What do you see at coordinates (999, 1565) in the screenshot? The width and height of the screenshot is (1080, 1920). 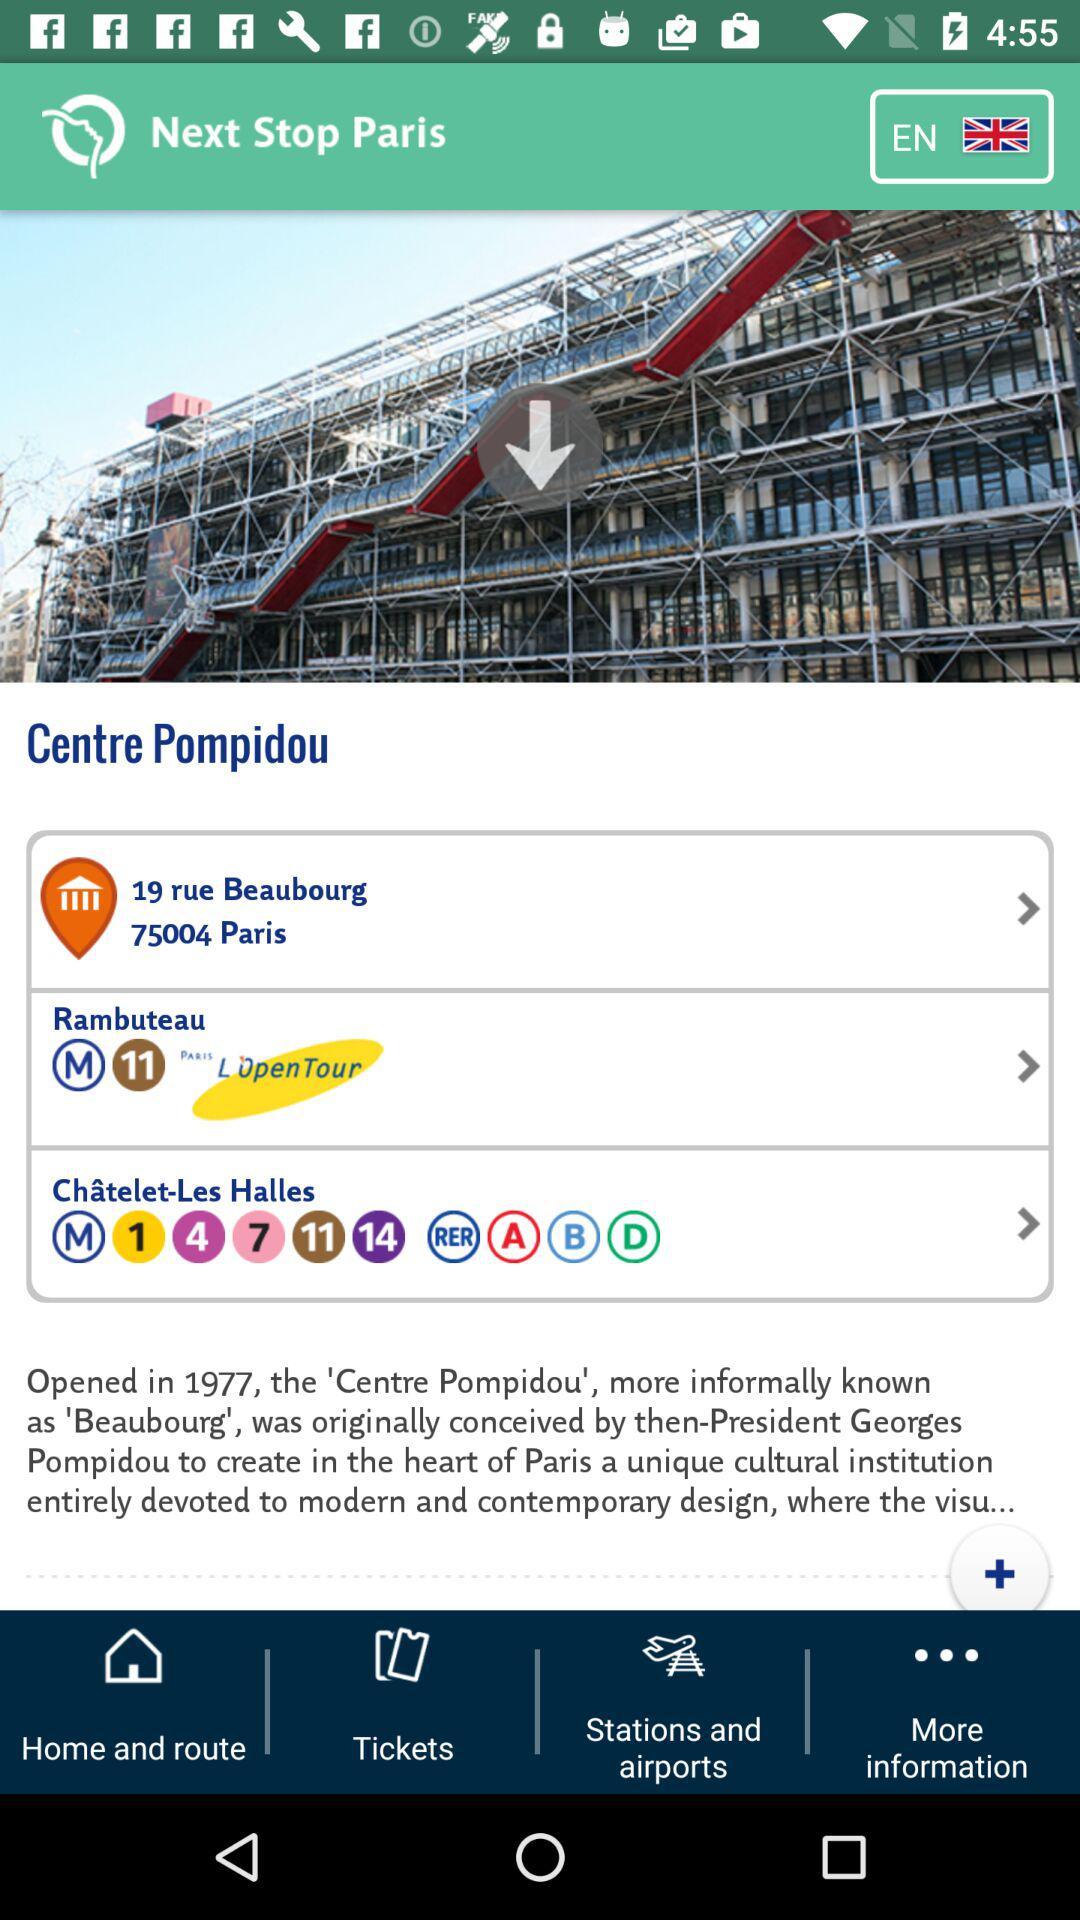 I see `the add icon` at bounding box center [999, 1565].